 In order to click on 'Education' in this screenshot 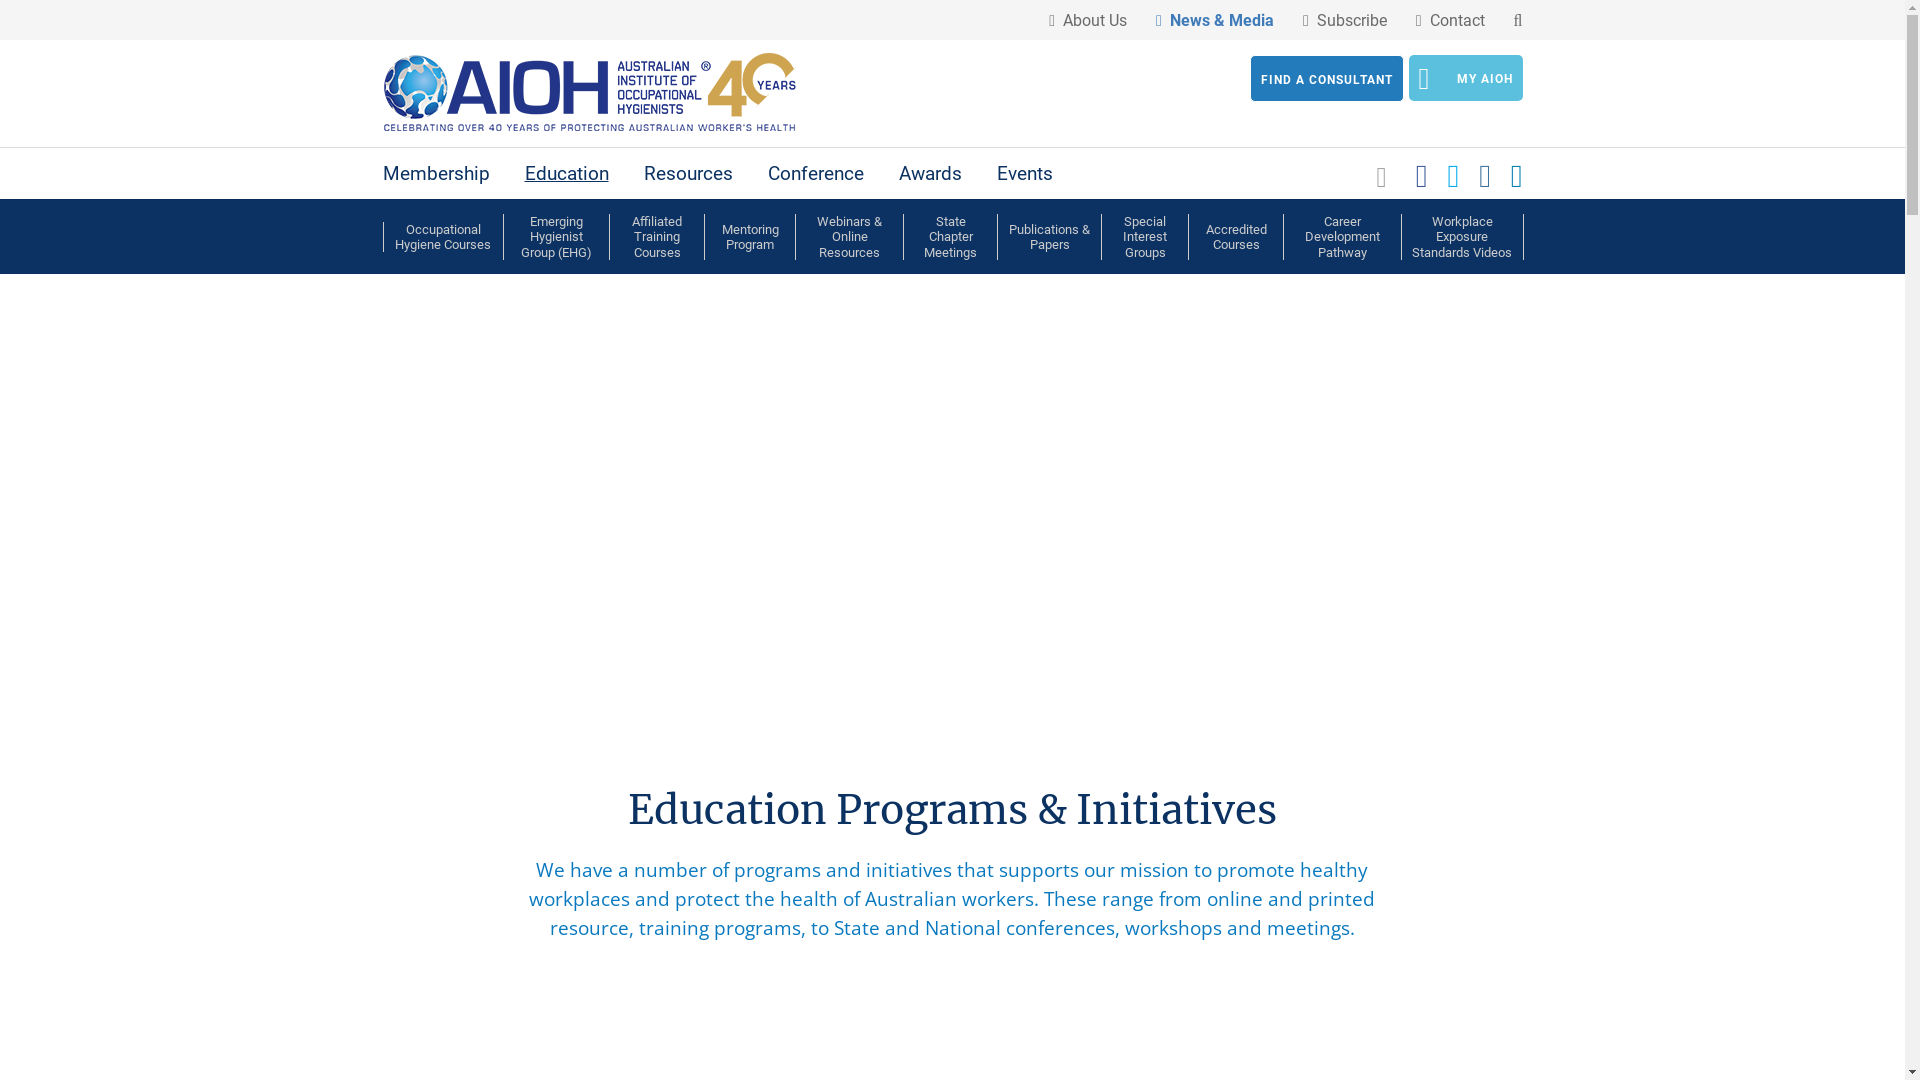, I will do `click(565, 172)`.